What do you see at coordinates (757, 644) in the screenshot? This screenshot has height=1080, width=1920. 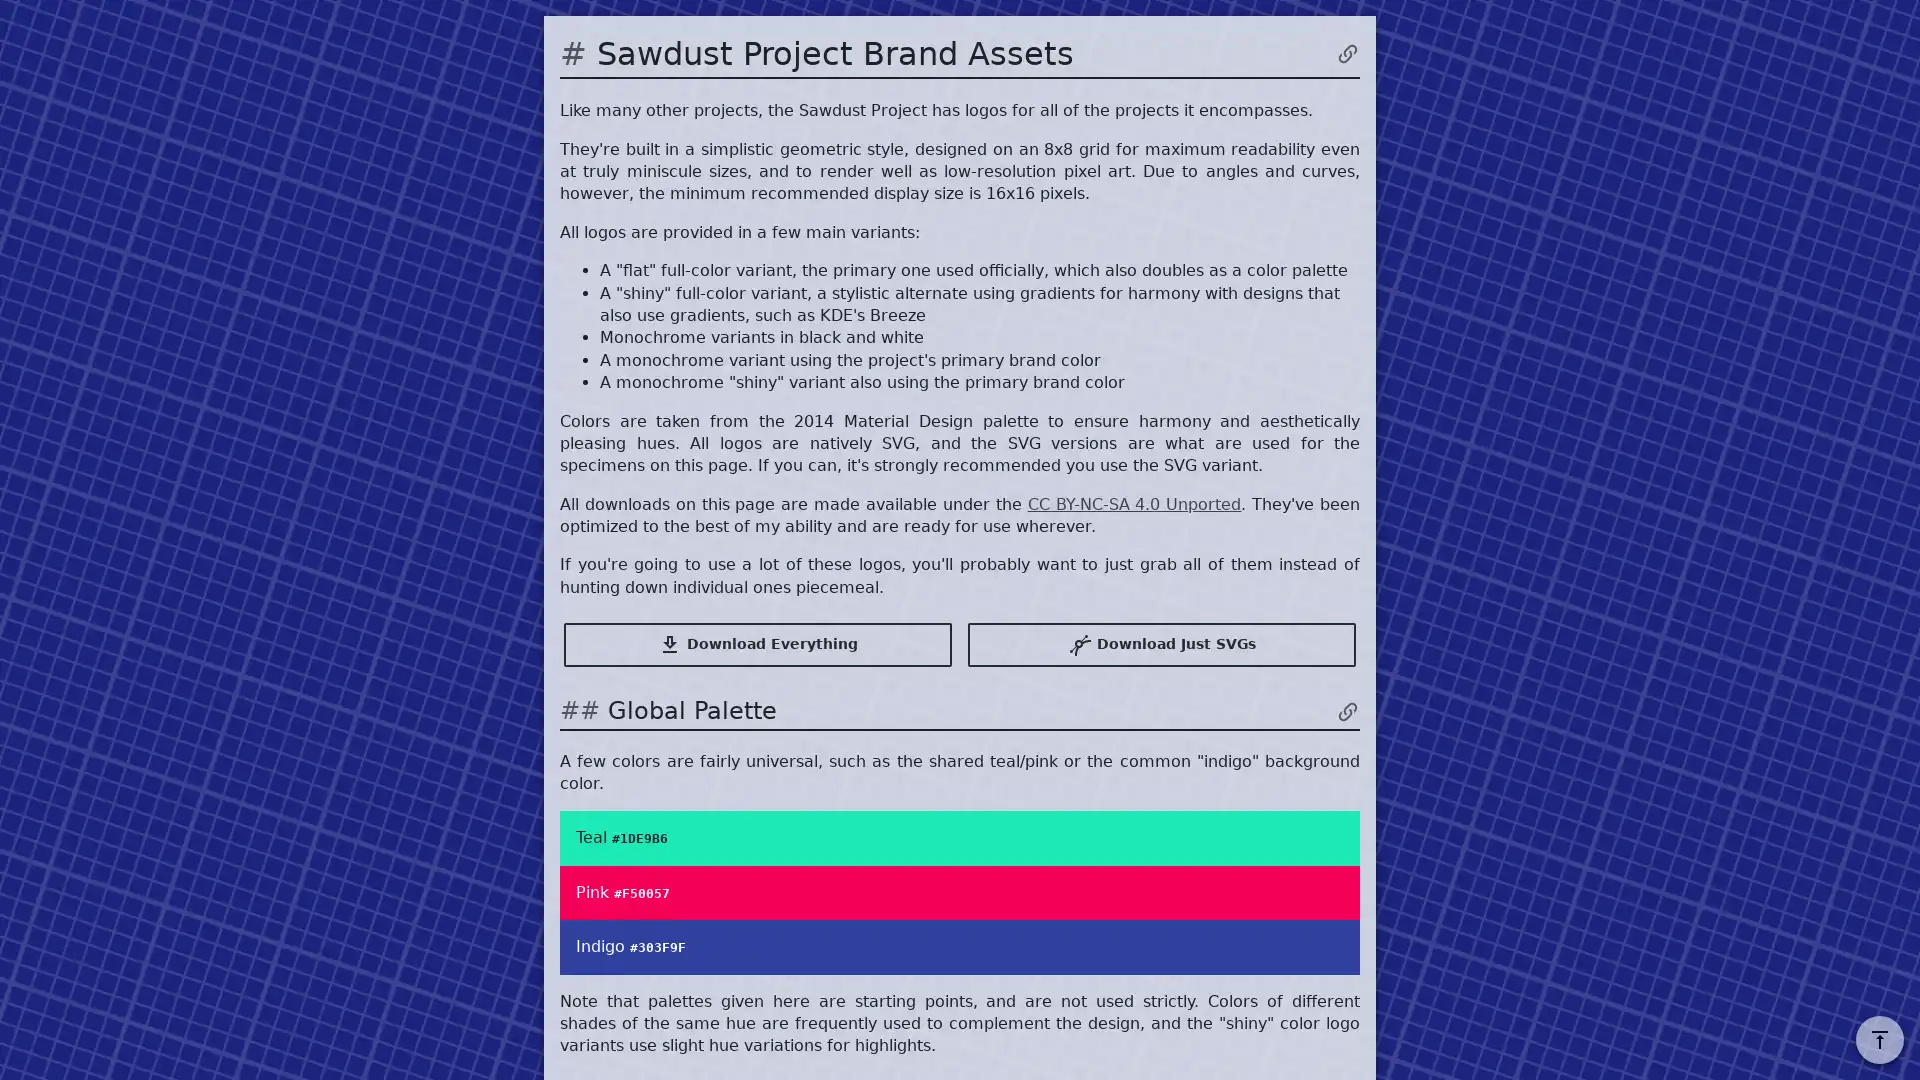 I see `Download Everything` at bounding box center [757, 644].